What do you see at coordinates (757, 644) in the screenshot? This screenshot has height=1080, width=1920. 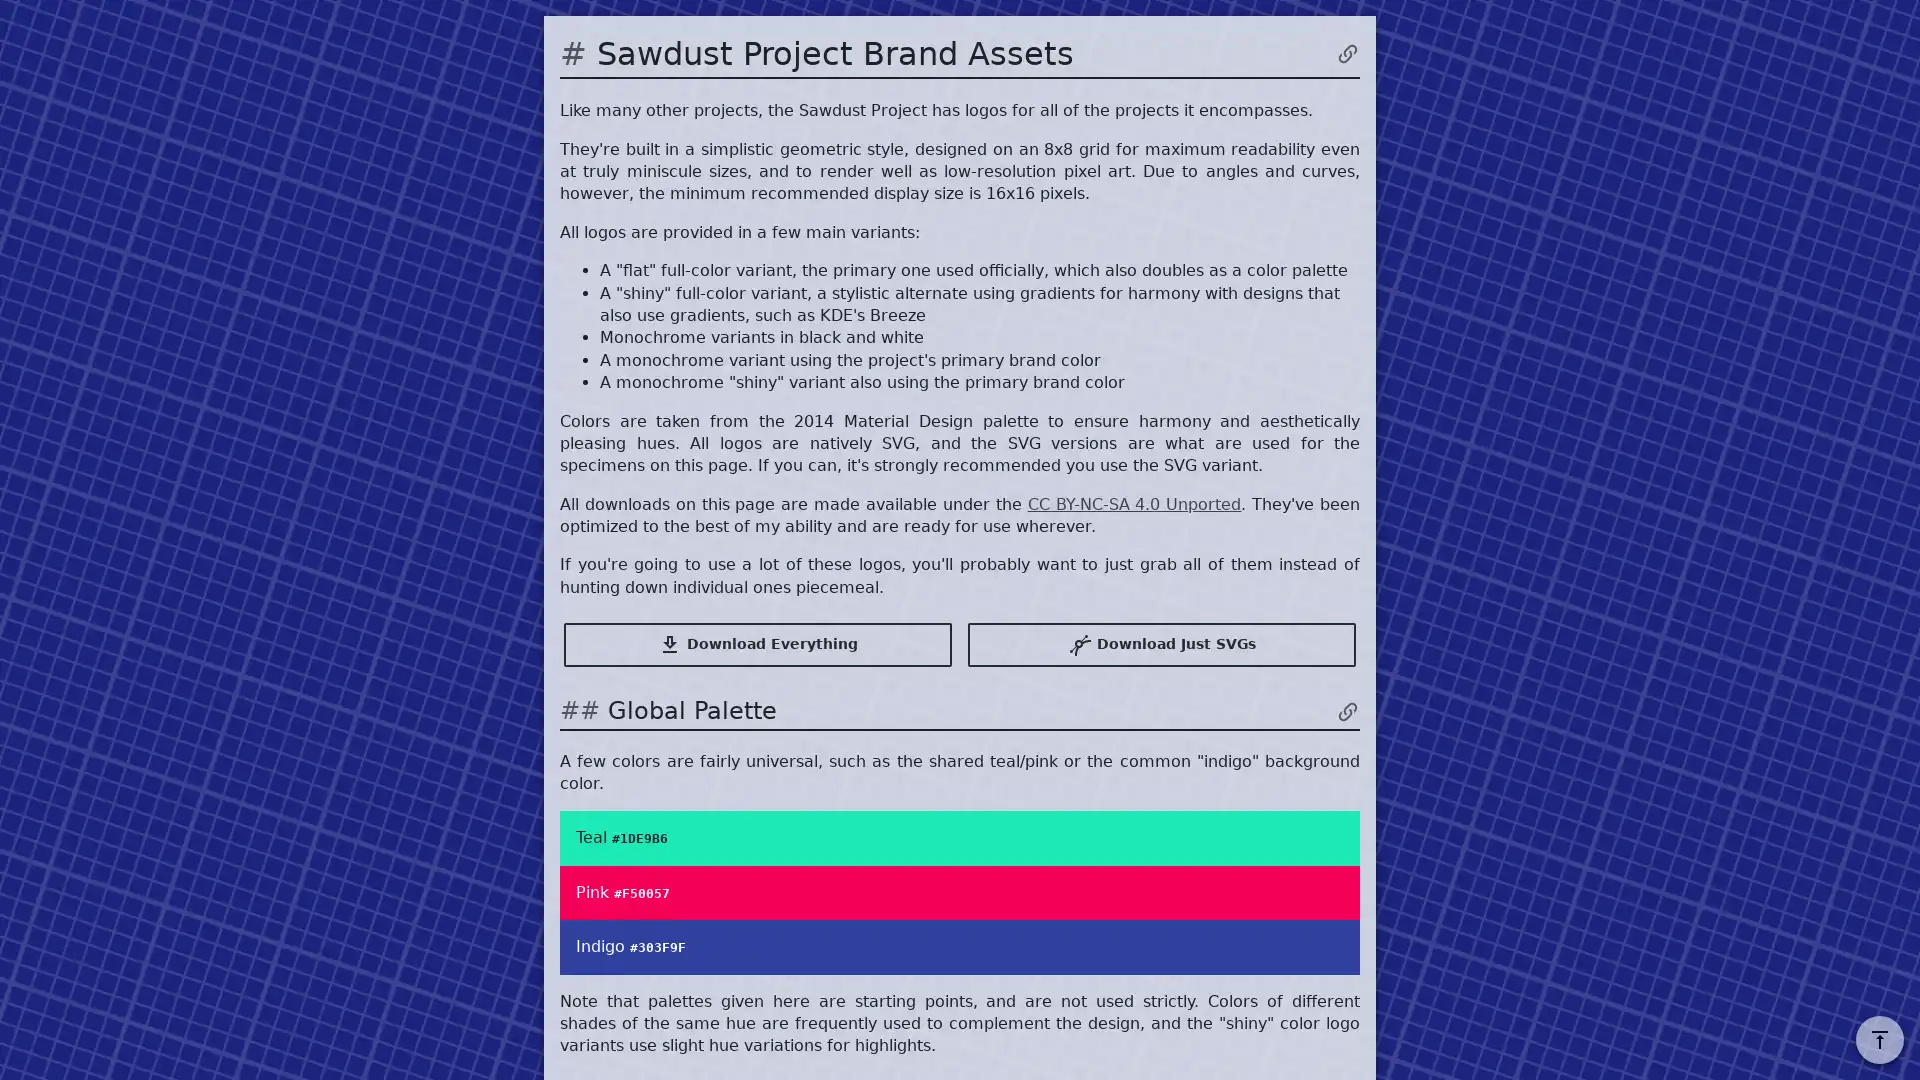 I see `Download Everything` at bounding box center [757, 644].